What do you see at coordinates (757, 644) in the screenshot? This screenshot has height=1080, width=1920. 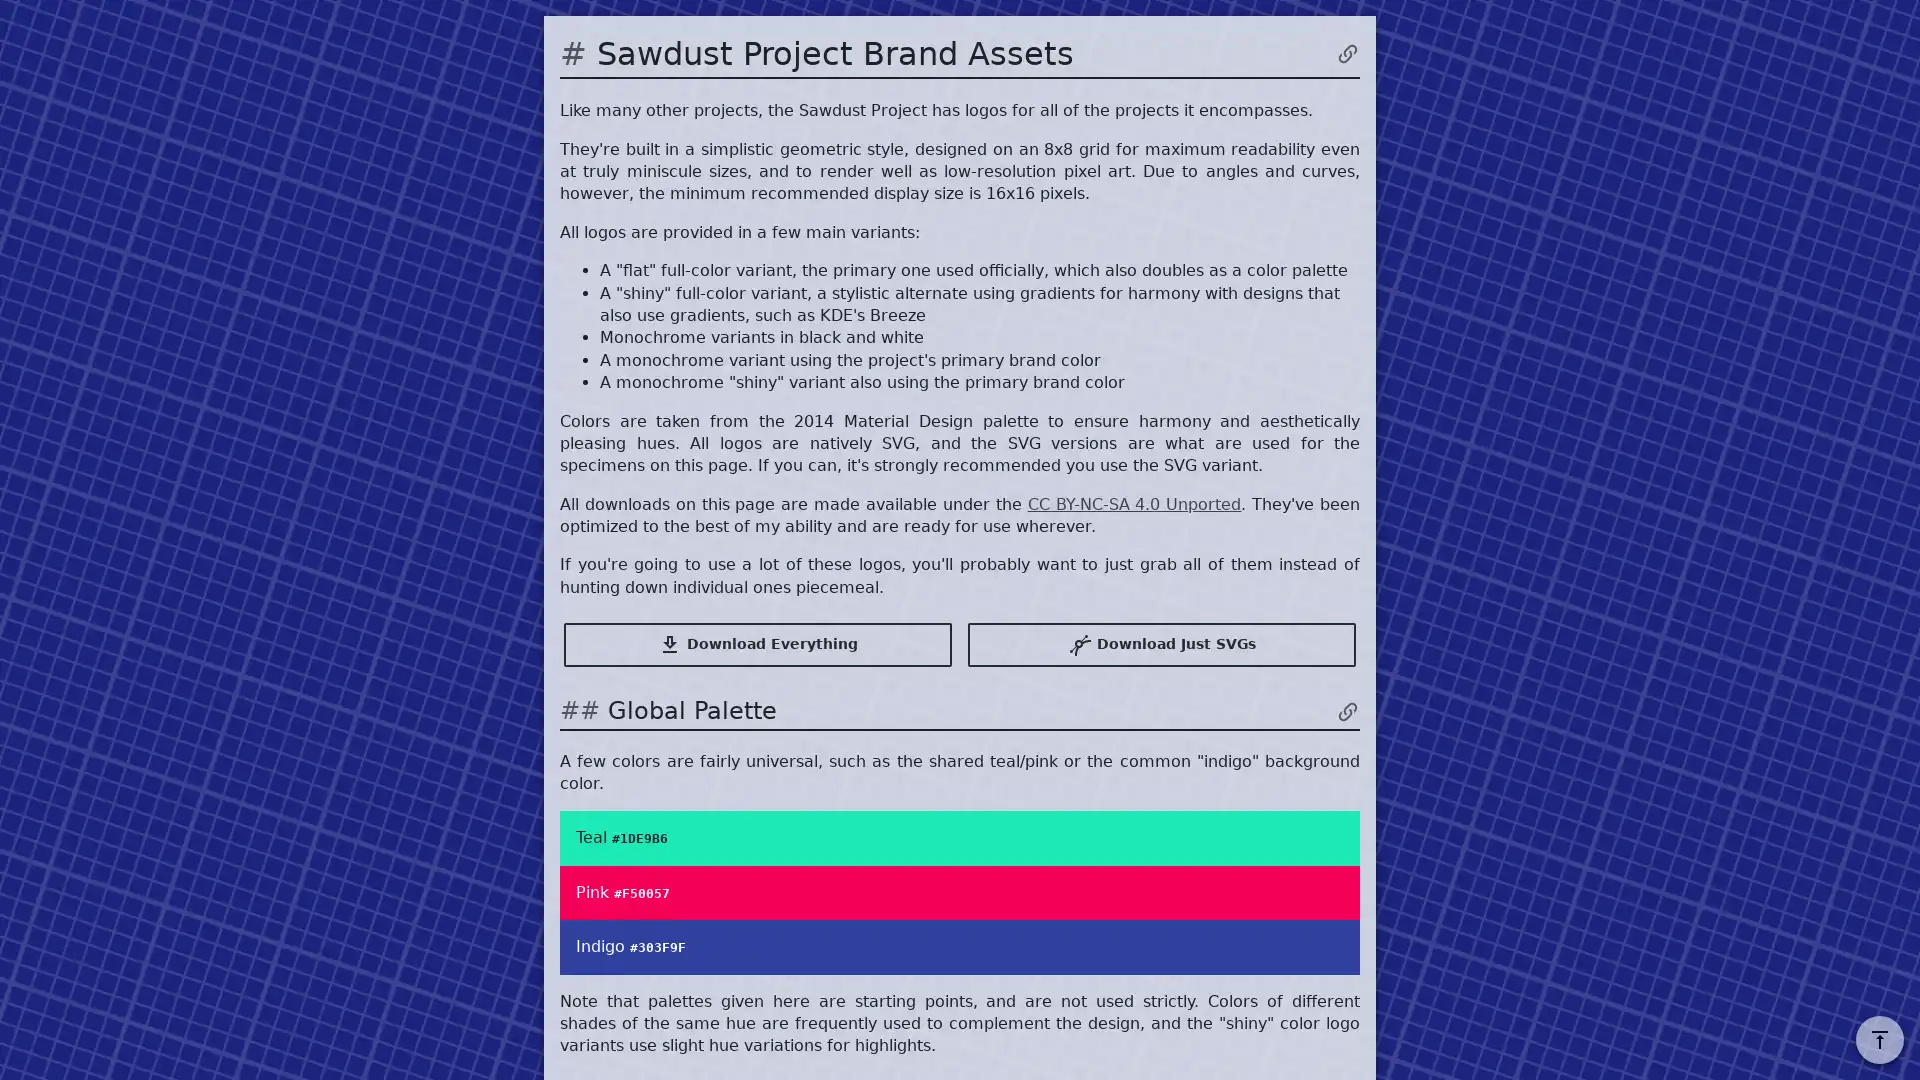 I see `Download Everything` at bounding box center [757, 644].